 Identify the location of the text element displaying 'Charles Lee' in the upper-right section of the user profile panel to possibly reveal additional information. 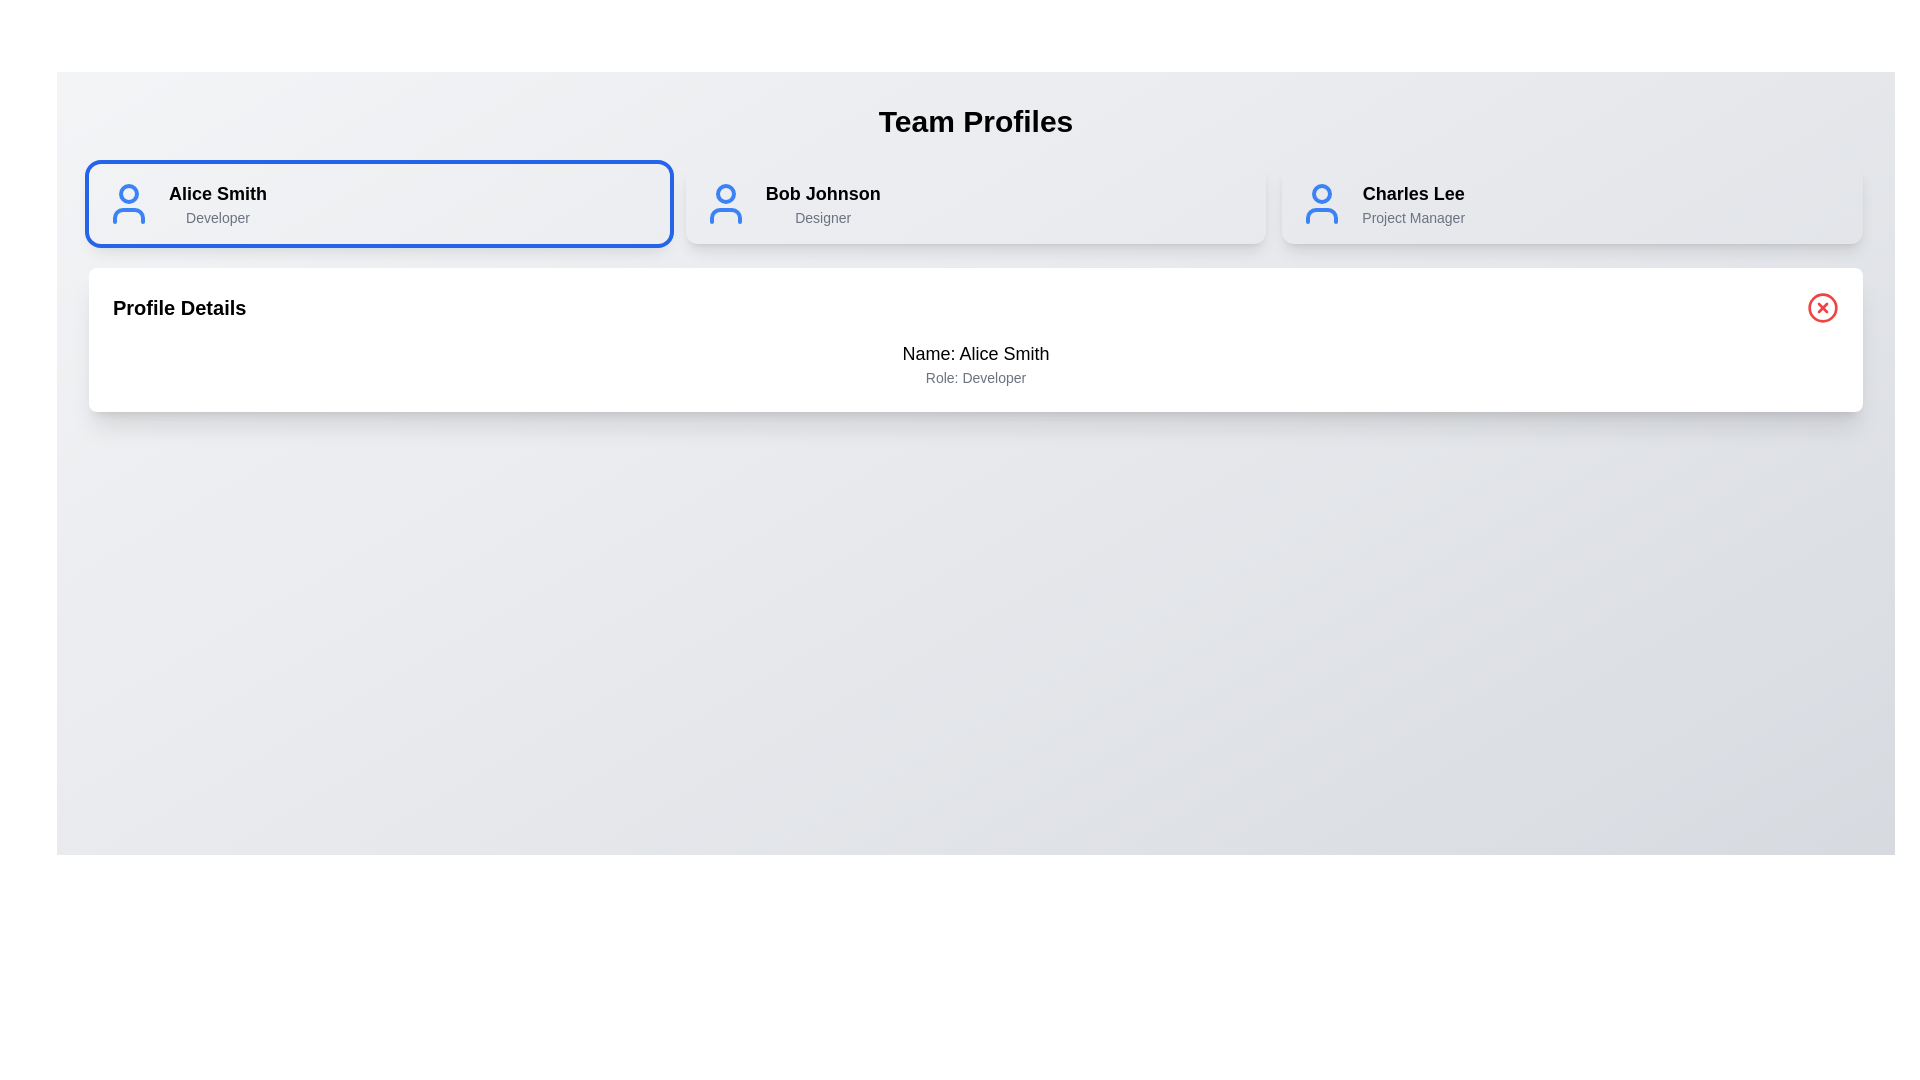
(1412, 193).